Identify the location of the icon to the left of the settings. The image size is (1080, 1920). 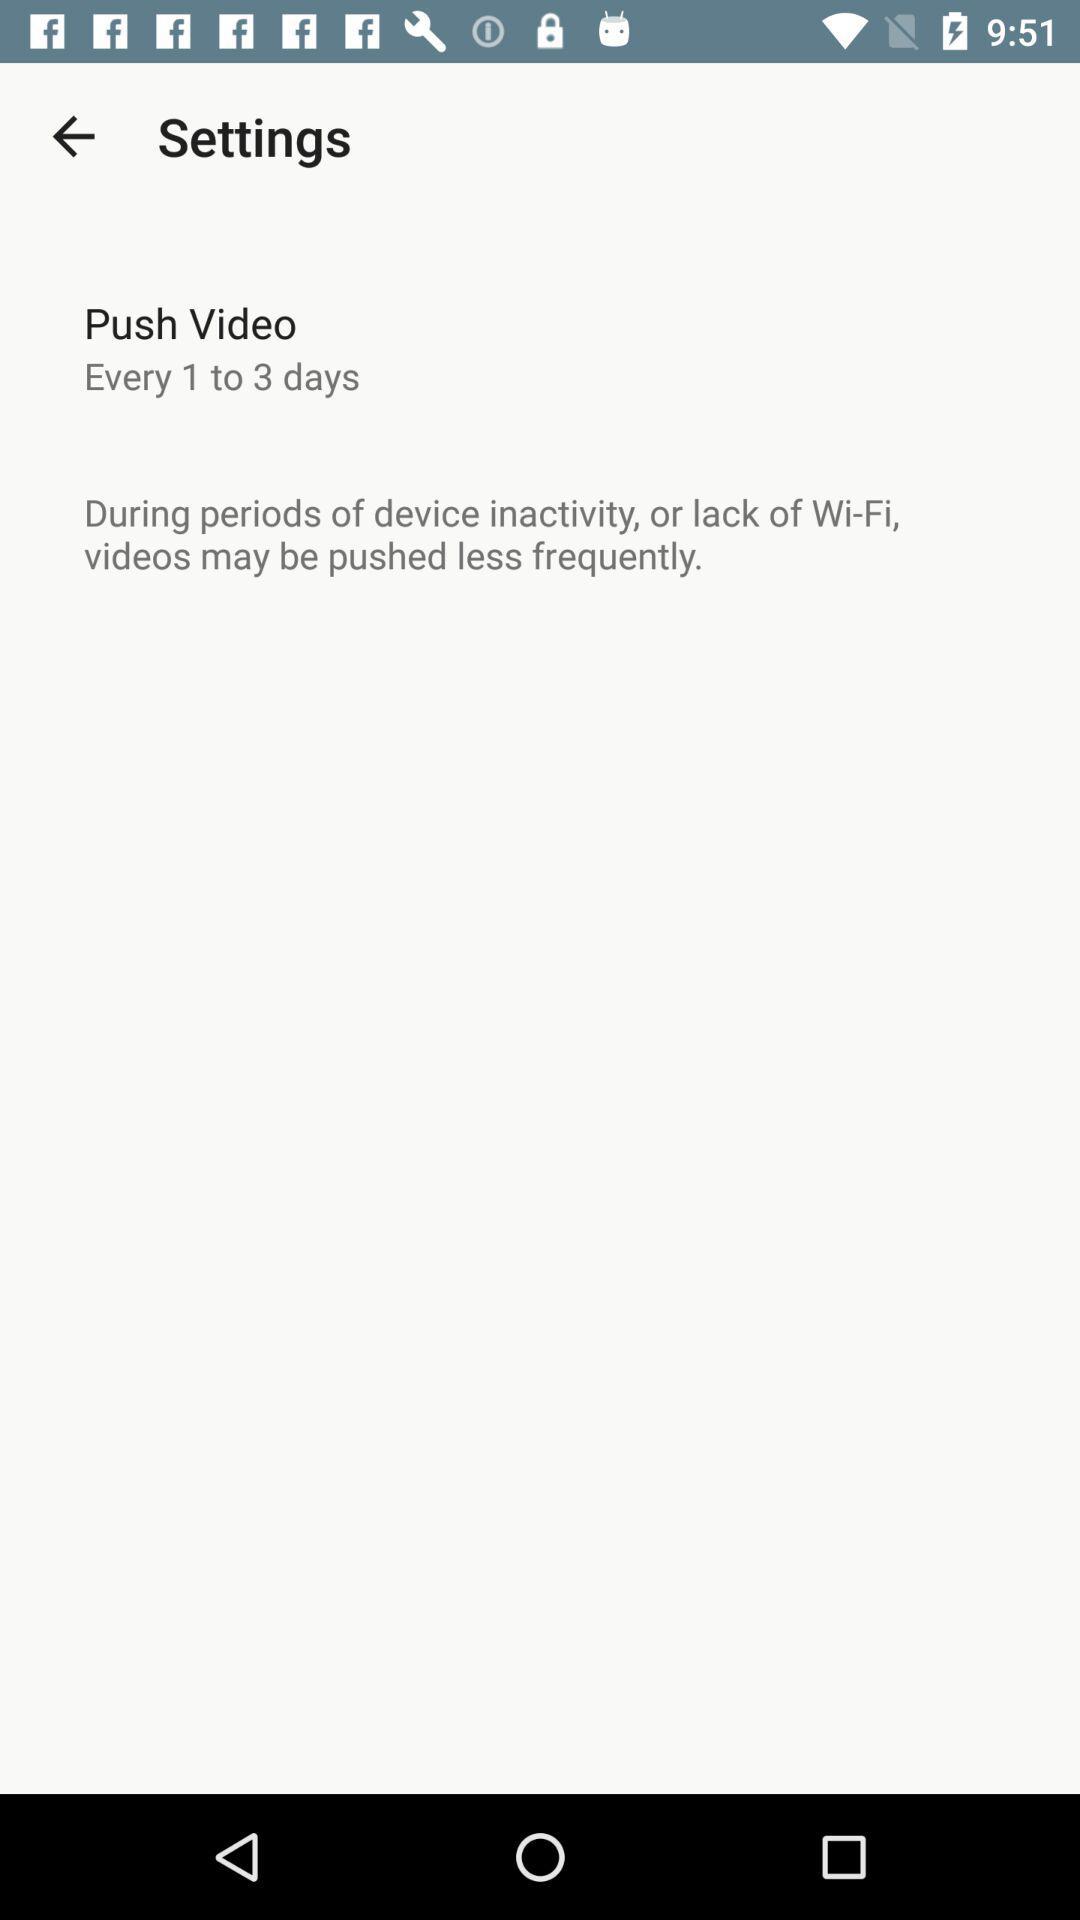
(72, 135).